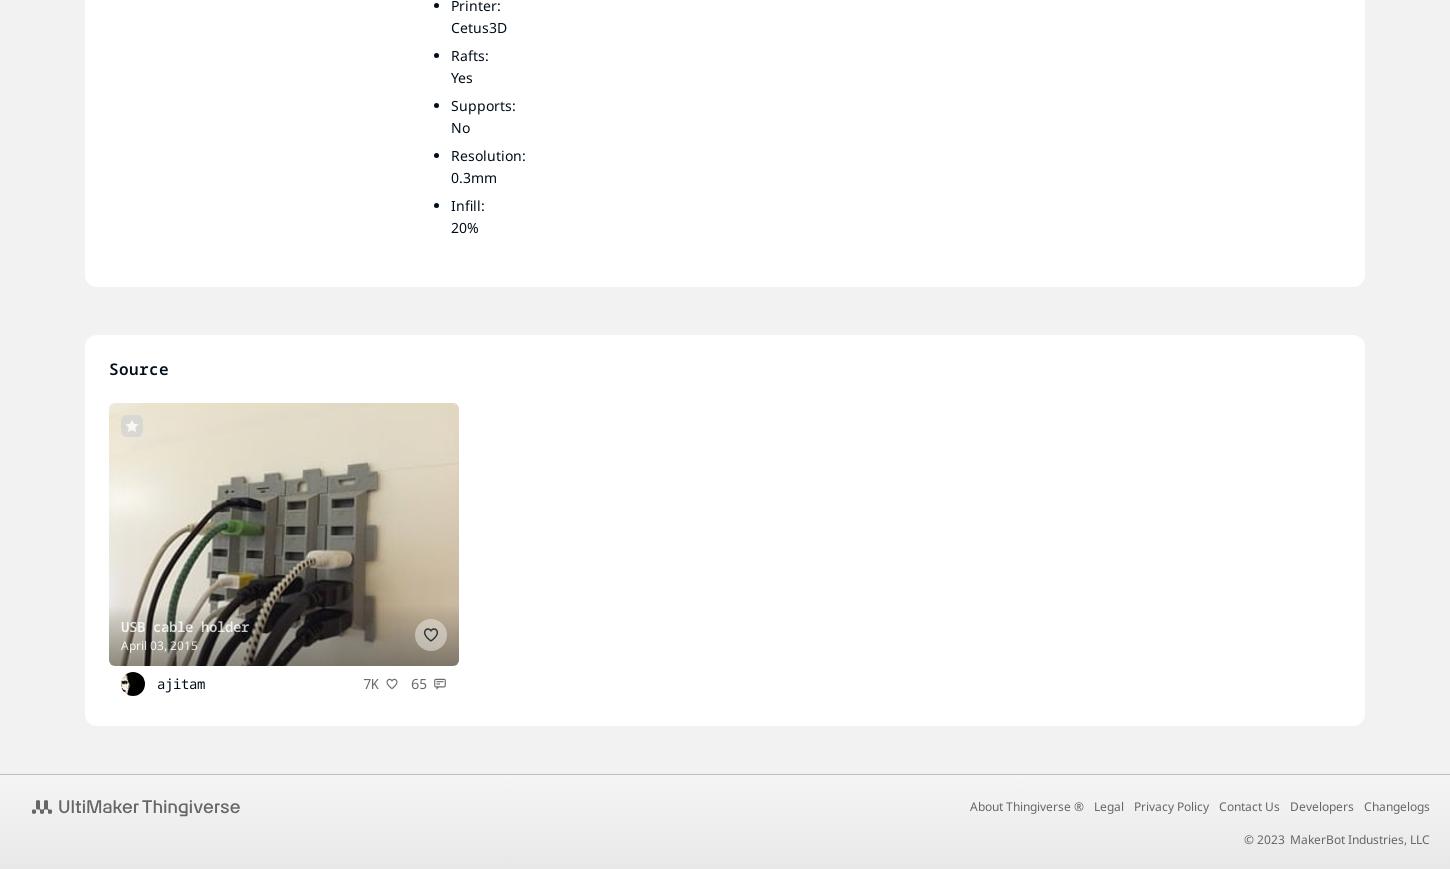 This screenshot has height=869, width=1450. Describe the element at coordinates (480, 104) in the screenshot. I see `'Supports'` at that location.